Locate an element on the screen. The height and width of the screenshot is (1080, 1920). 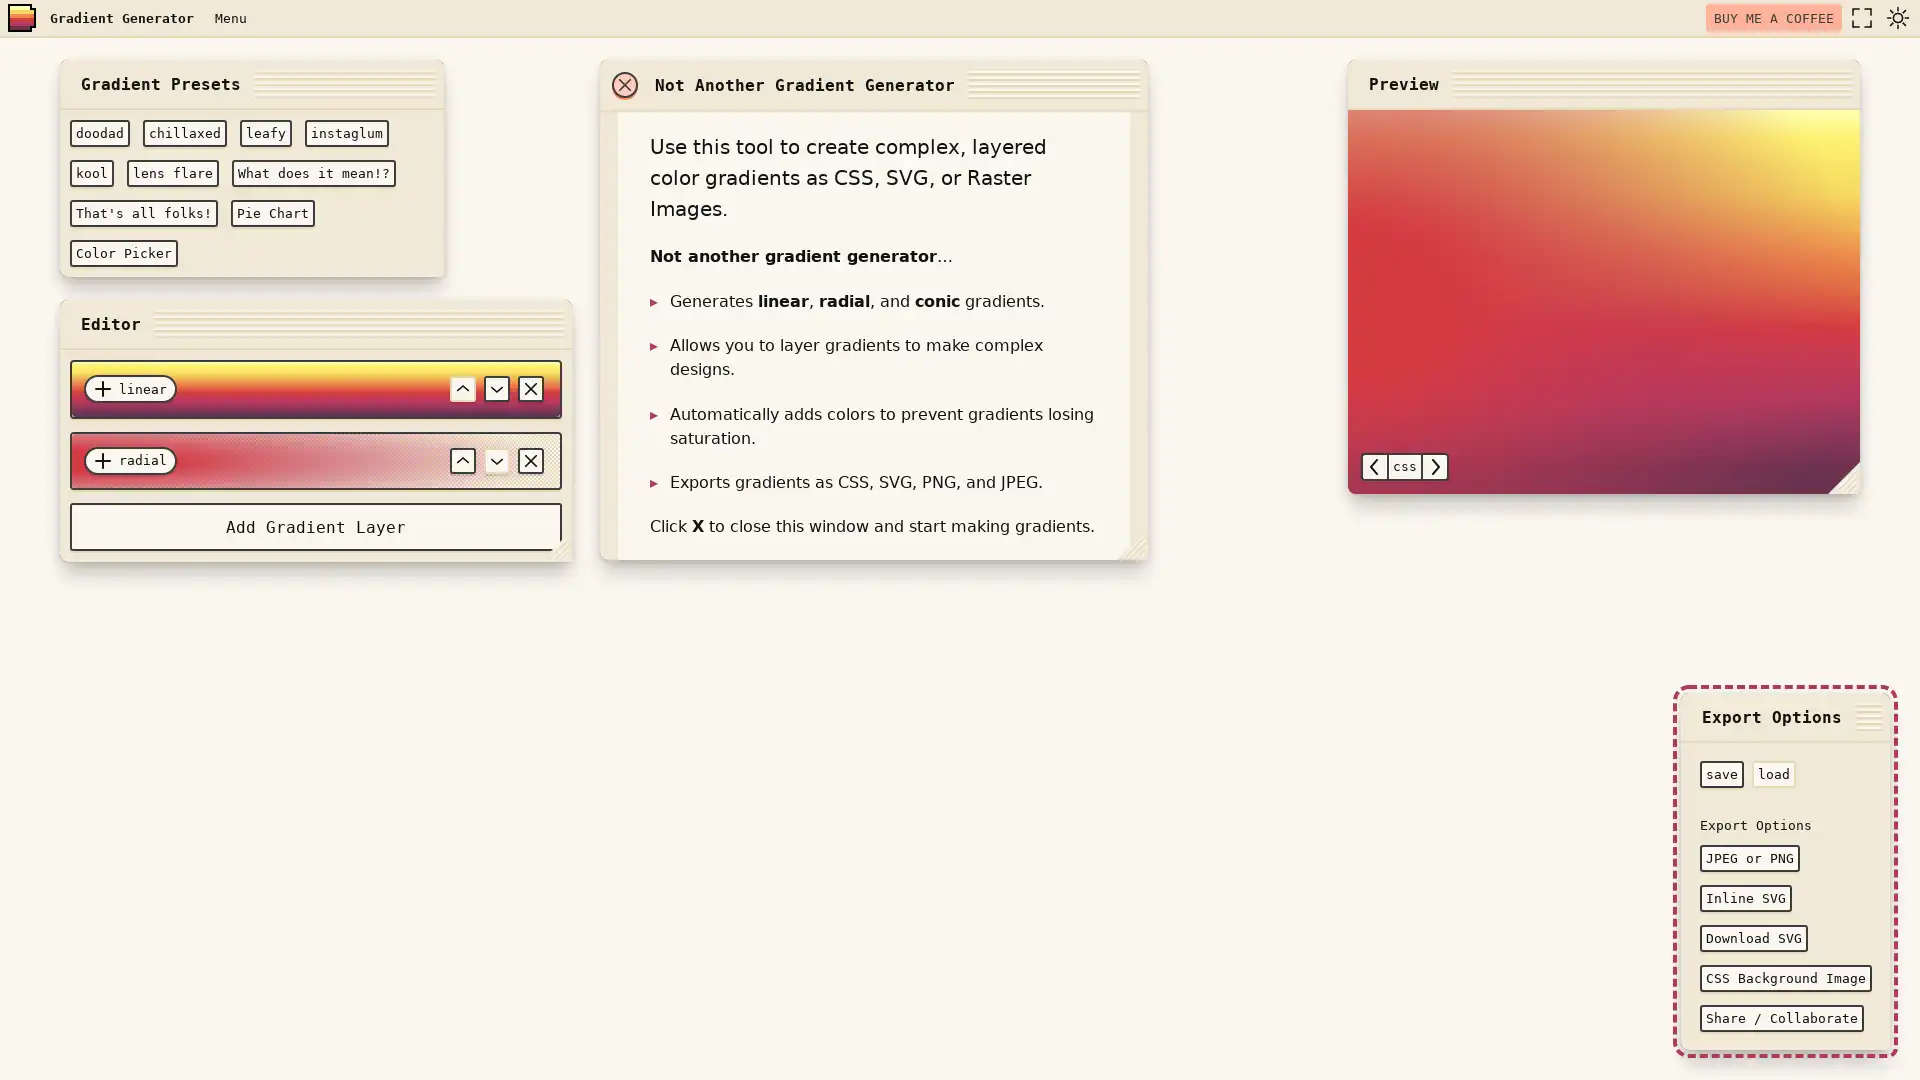
radial is located at coordinates (129, 459).